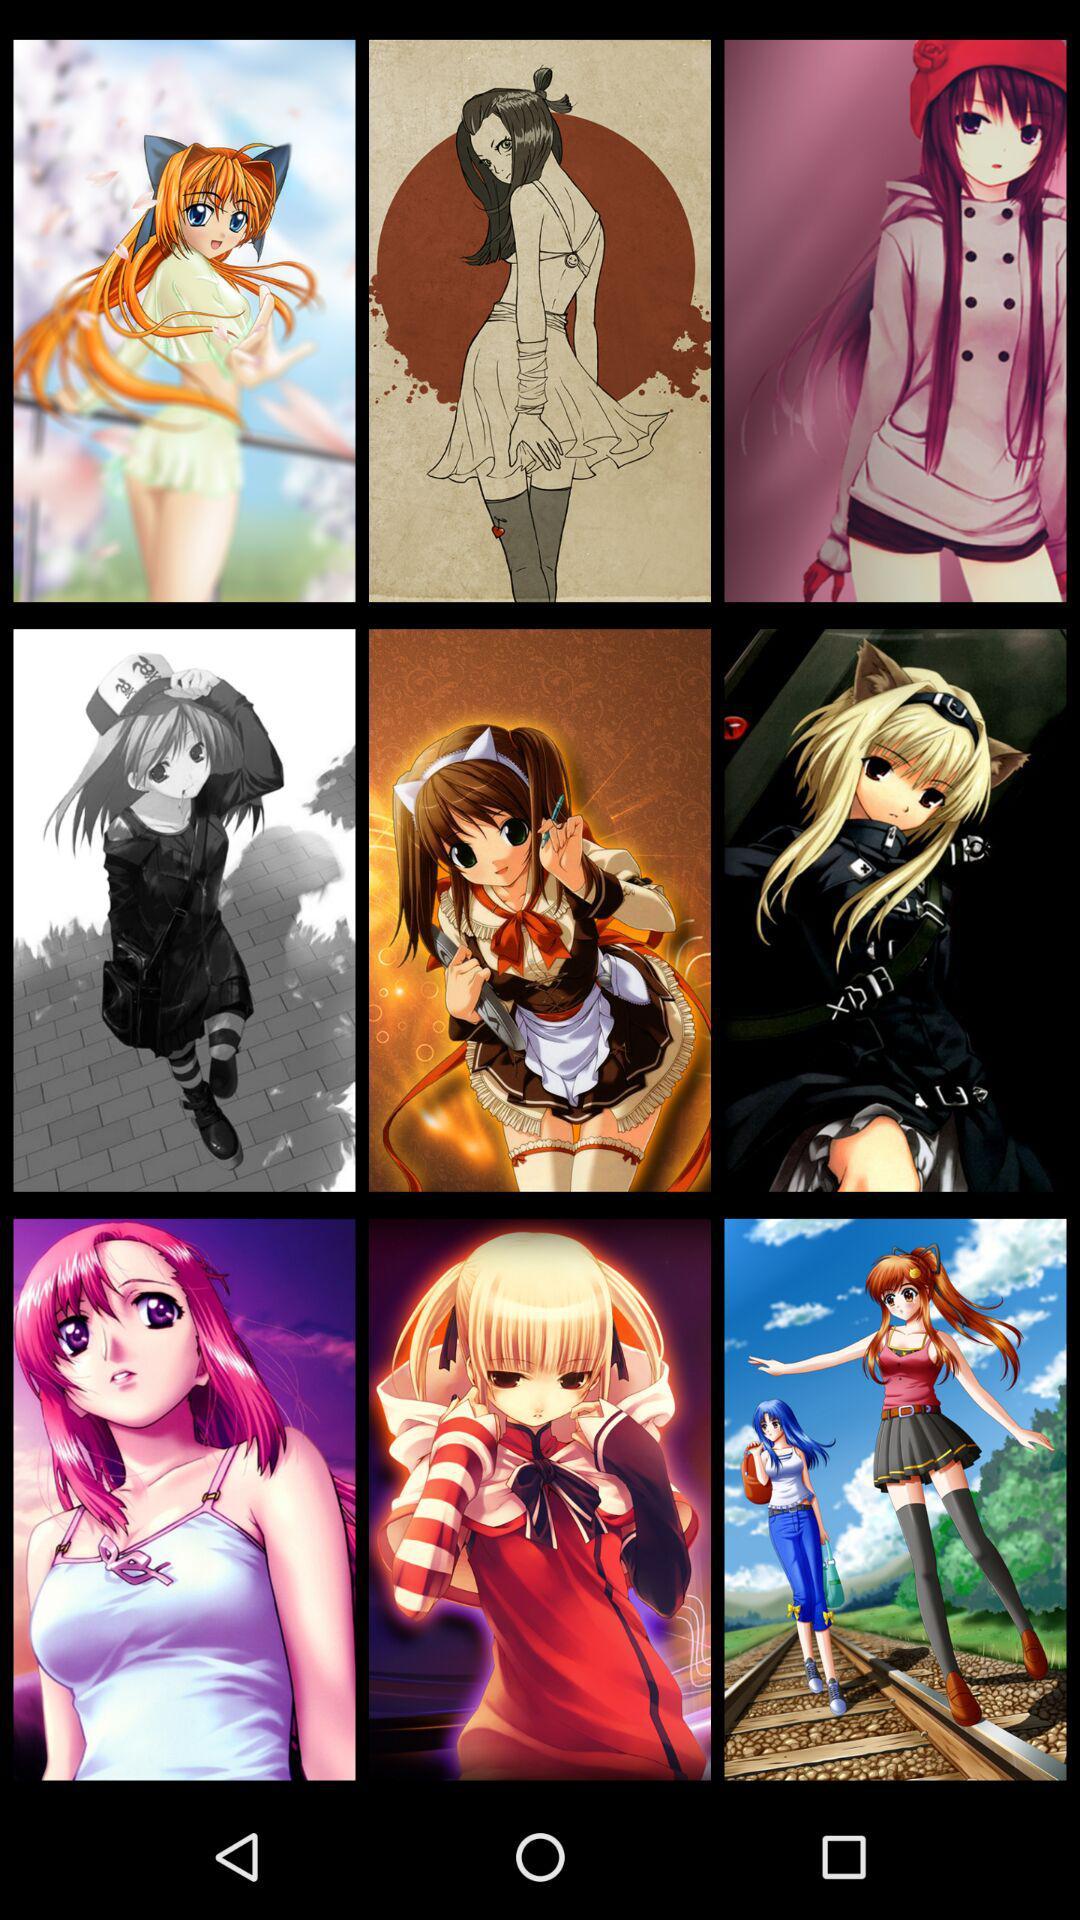 Image resolution: width=1080 pixels, height=1920 pixels. Describe the element at coordinates (184, 321) in the screenshot. I see `first image` at that location.